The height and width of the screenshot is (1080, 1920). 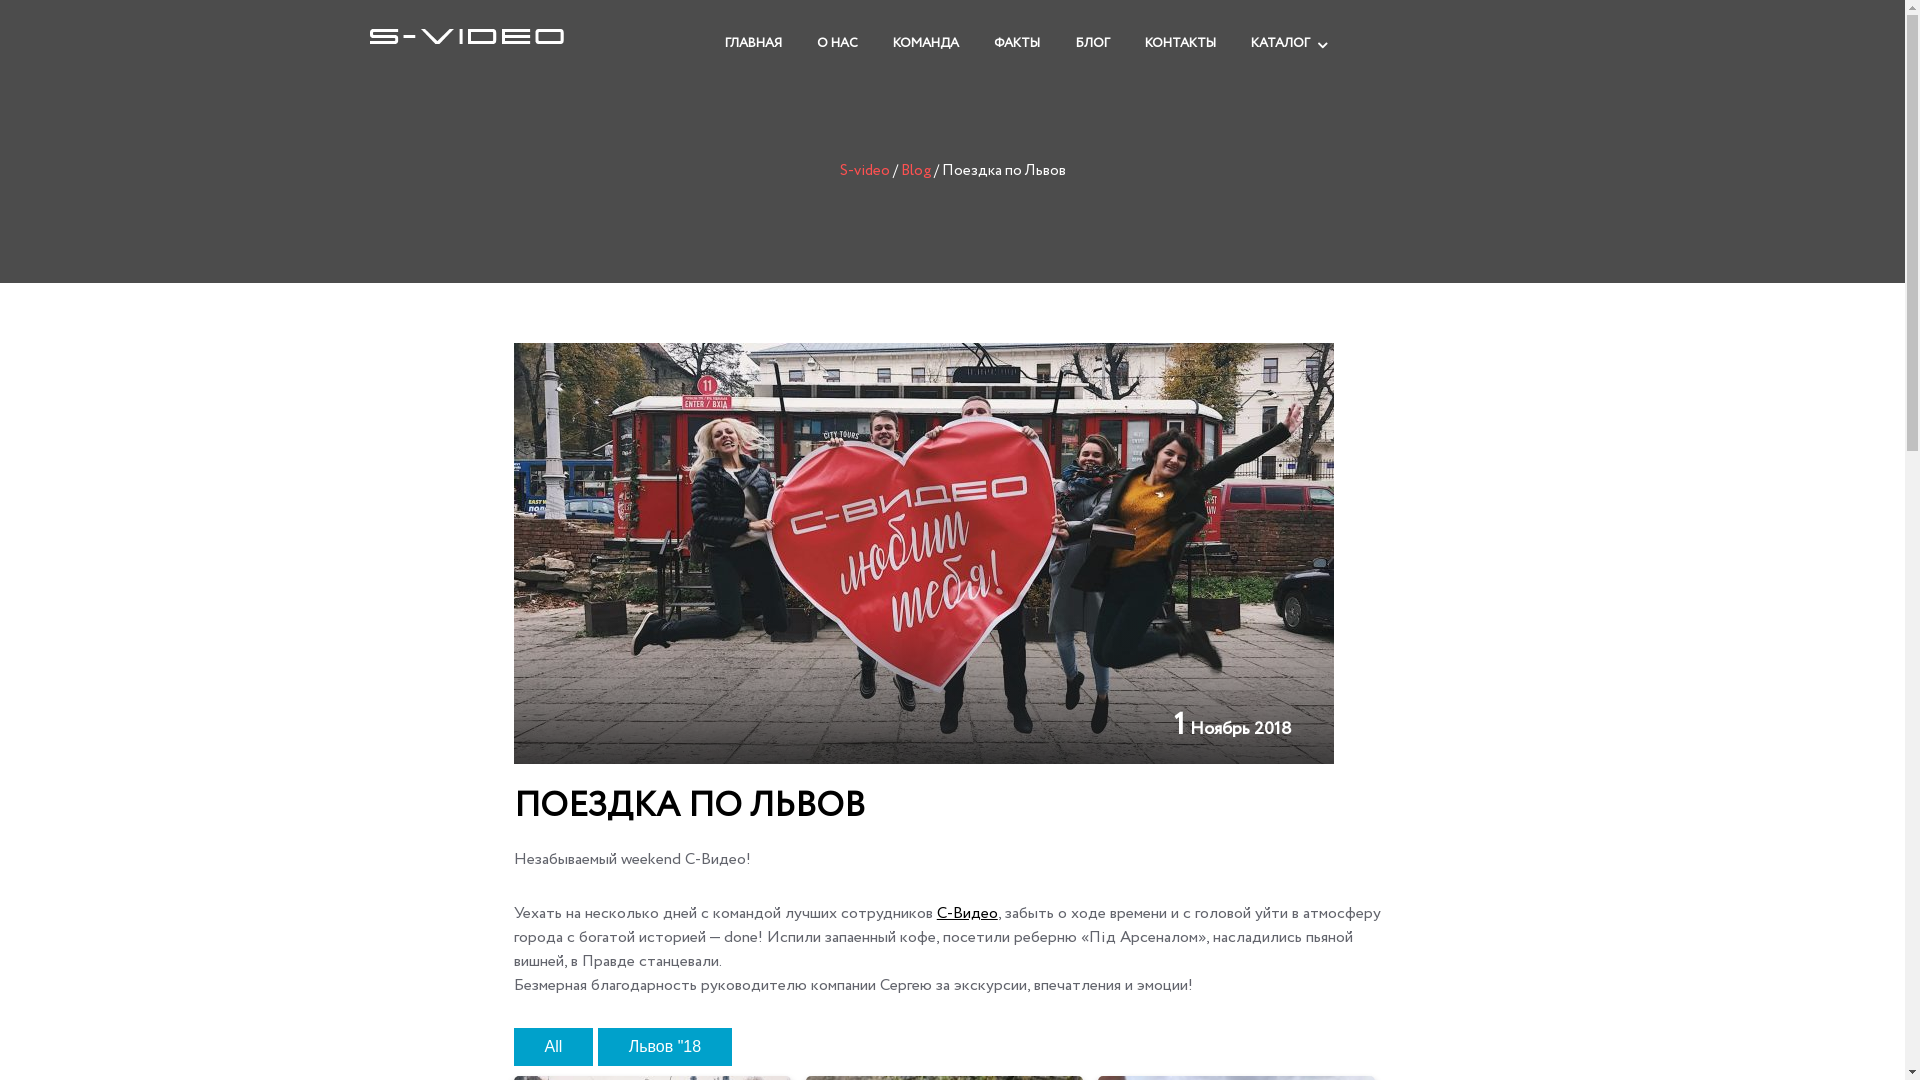 What do you see at coordinates (553, 1045) in the screenshot?
I see `'All'` at bounding box center [553, 1045].